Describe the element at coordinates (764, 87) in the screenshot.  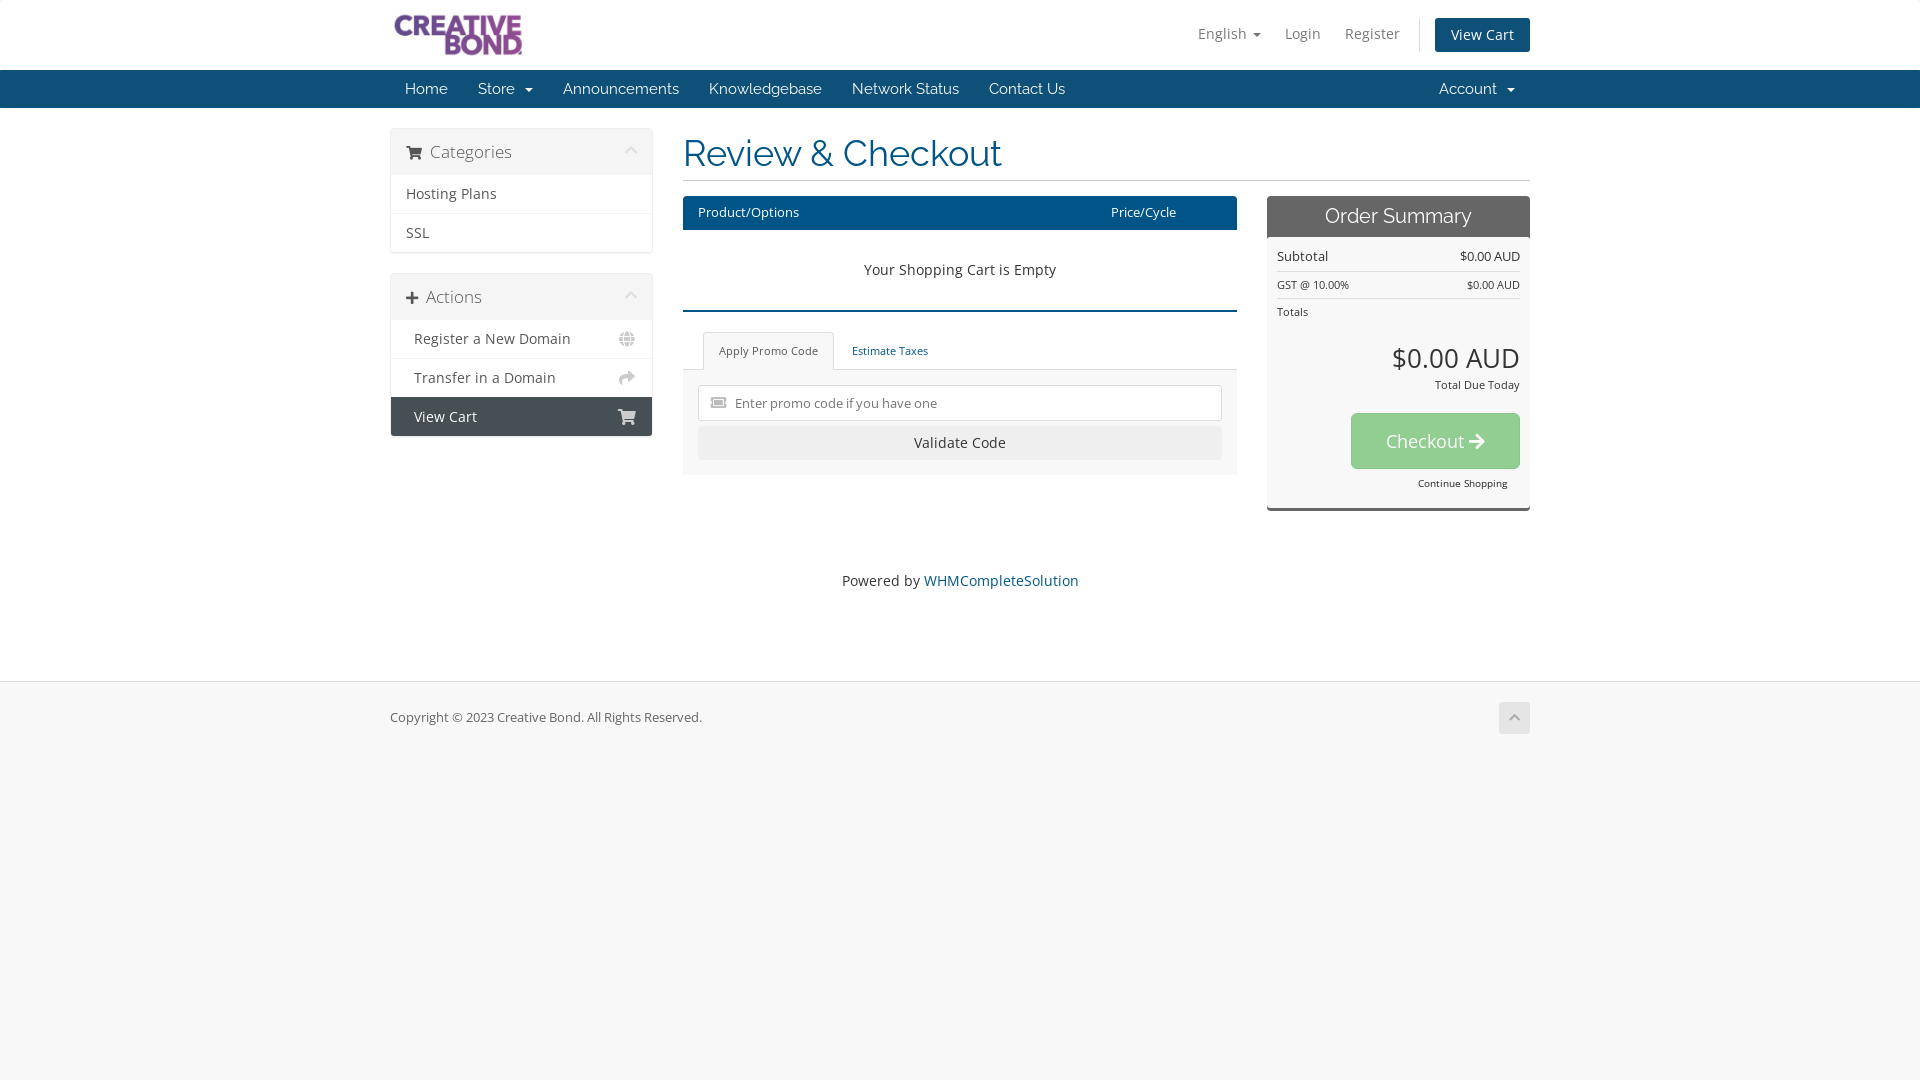
I see `'Knowledgebase'` at that location.